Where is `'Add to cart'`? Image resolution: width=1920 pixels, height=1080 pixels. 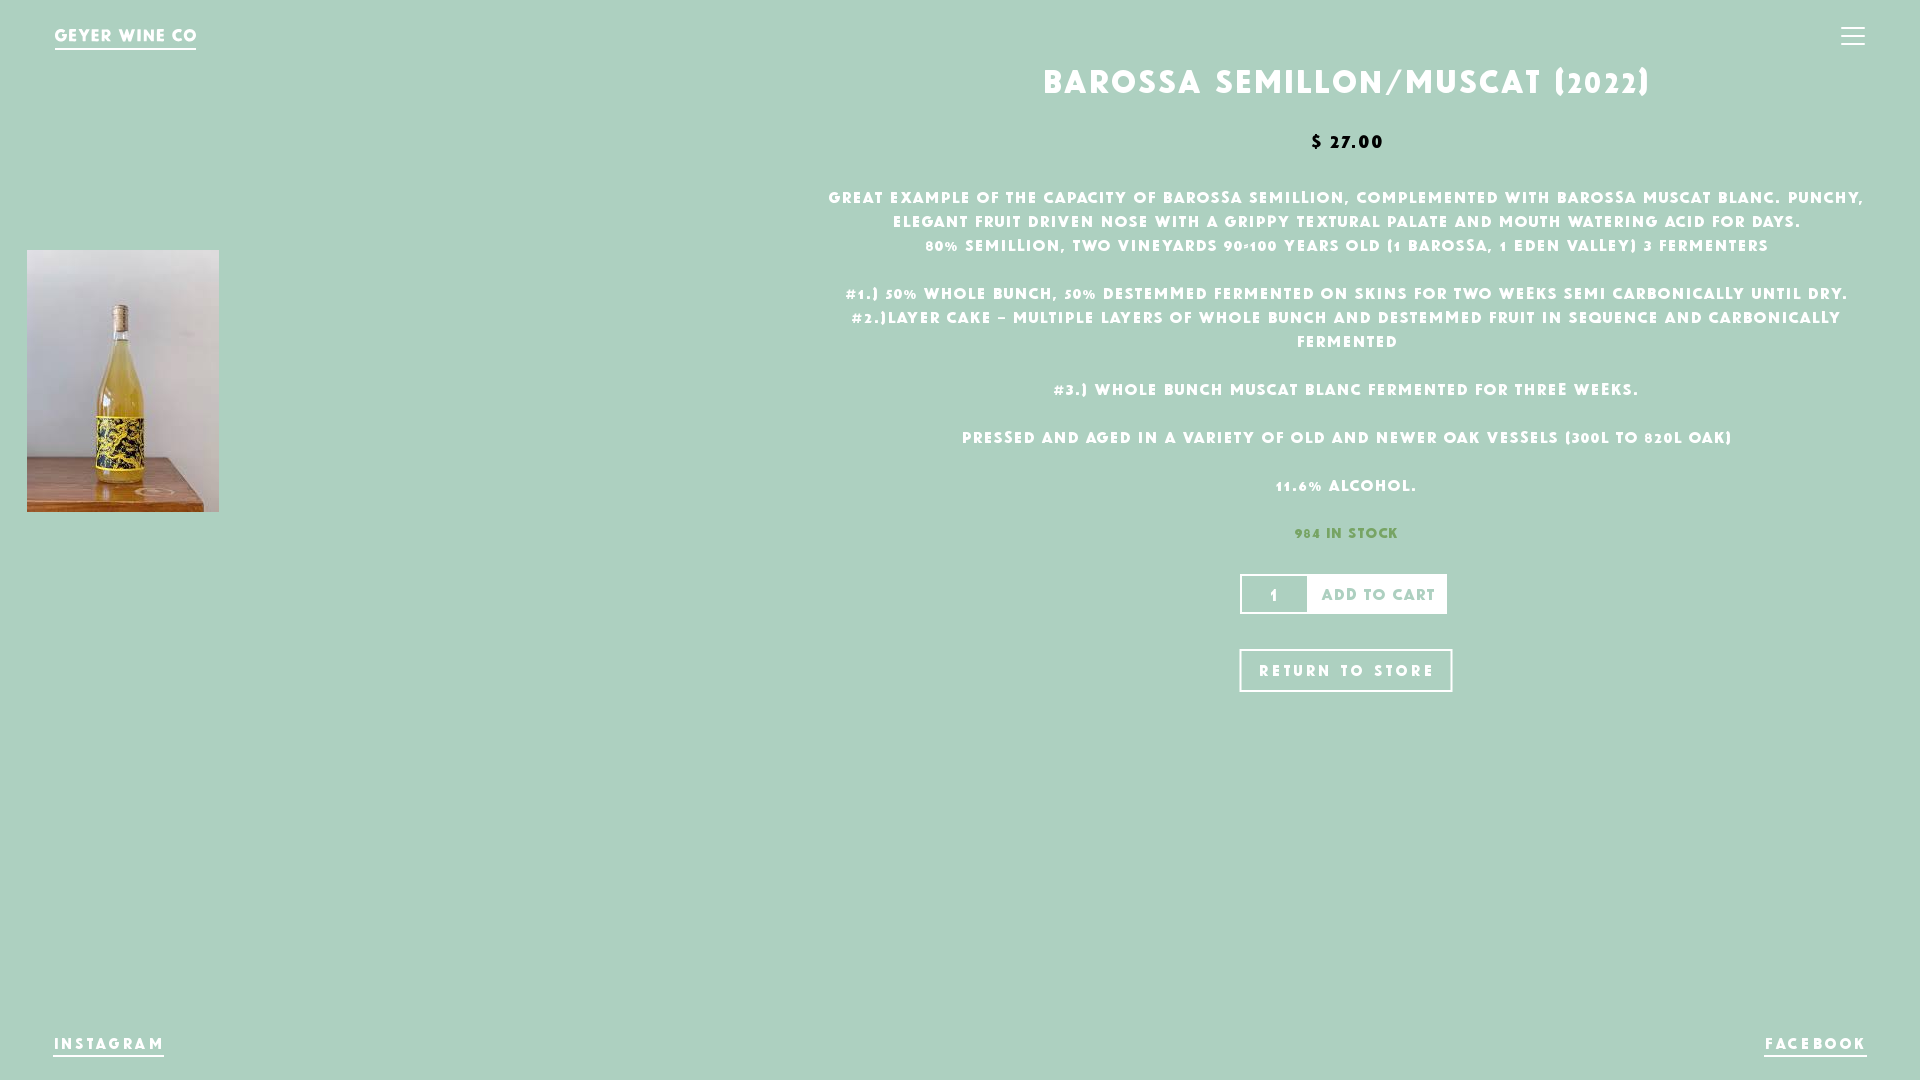 'Add to cart' is located at coordinates (1376, 593).